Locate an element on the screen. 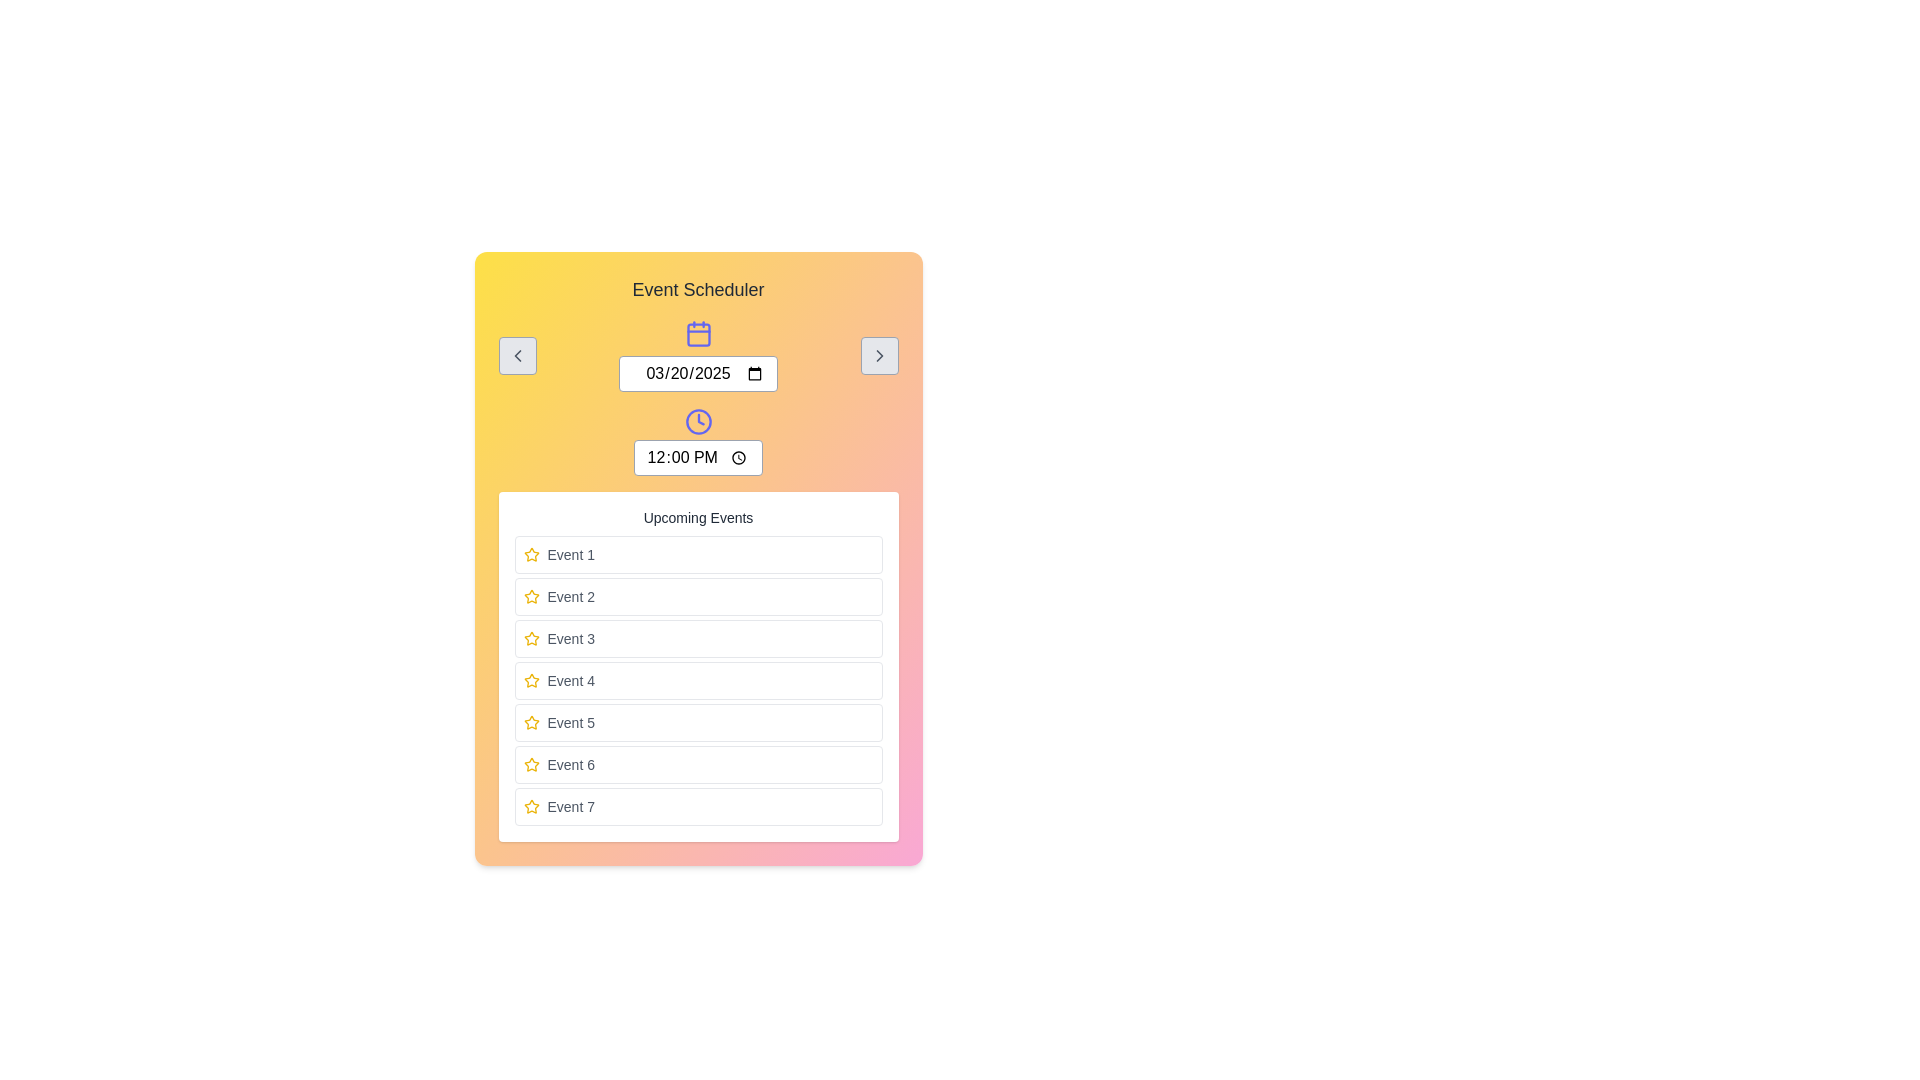  the circular graphical element of the clock icon that visually indicates time representation, located below the date field and above the time field in the scheduling interface is located at coordinates (698, 420).